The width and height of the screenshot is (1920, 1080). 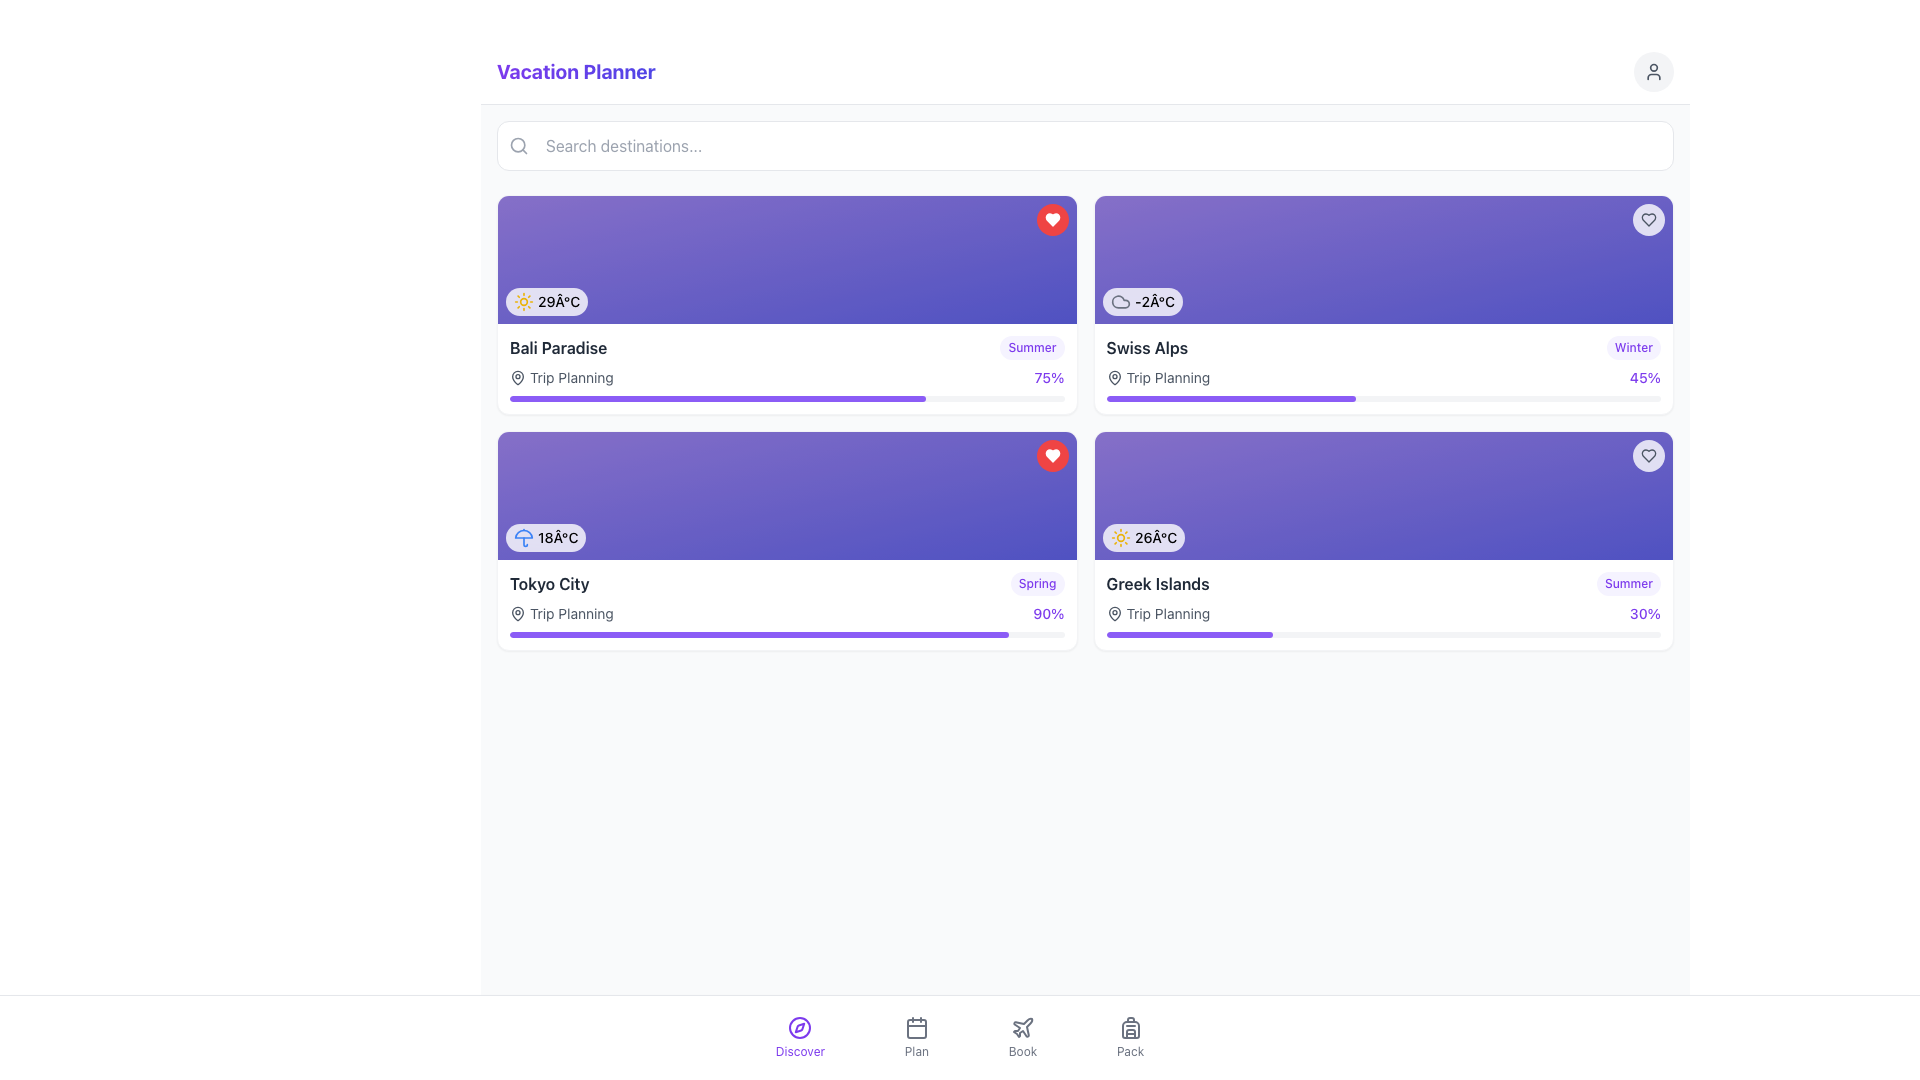 What do you see at coordinates (800, 1036) in the screenshot?
I see `the 'Discover' button in the bottom navigation bar, which is the first button from the left and features a purple compass icon above the text label 'Discover'` at bounding box center [800, 1036].